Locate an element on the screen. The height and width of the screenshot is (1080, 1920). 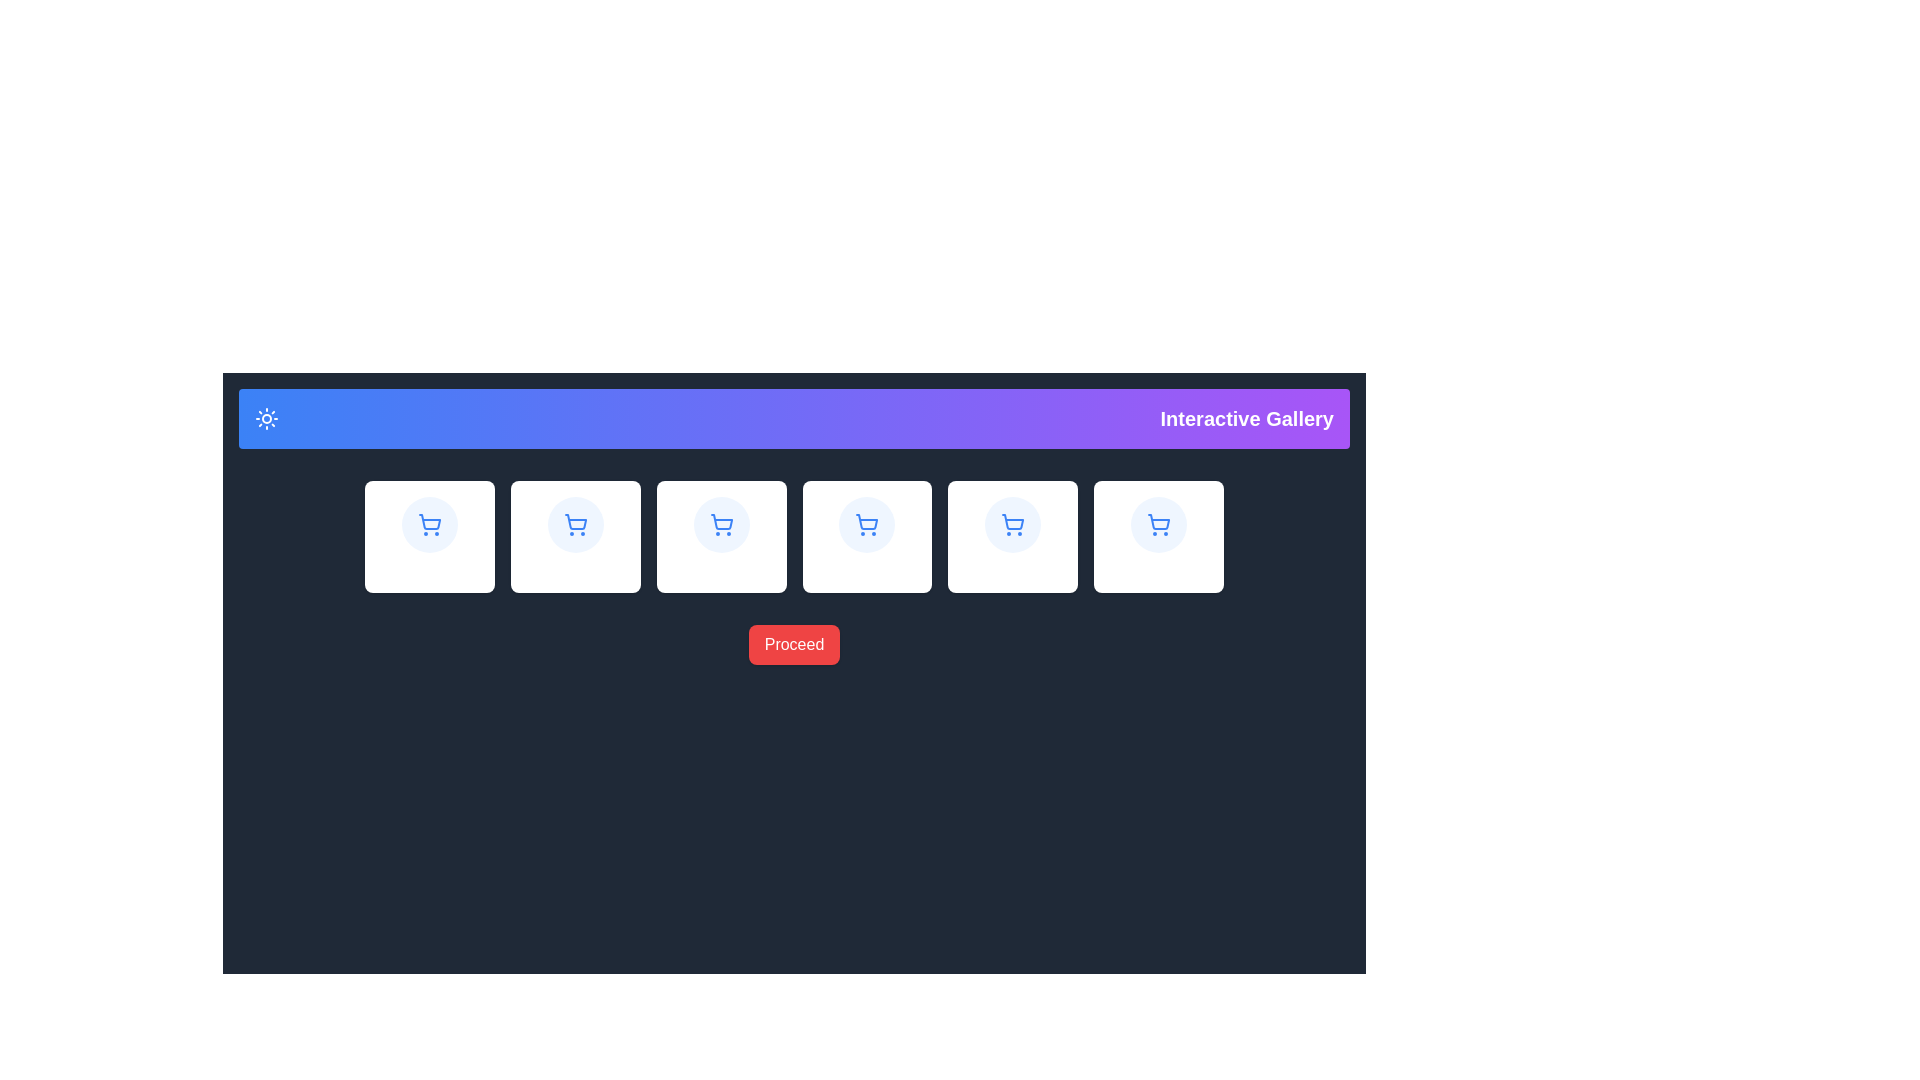
the blue shopping cart icon, which is the third icon from the left in a linear arrangement is located at coordinates (720, 523).